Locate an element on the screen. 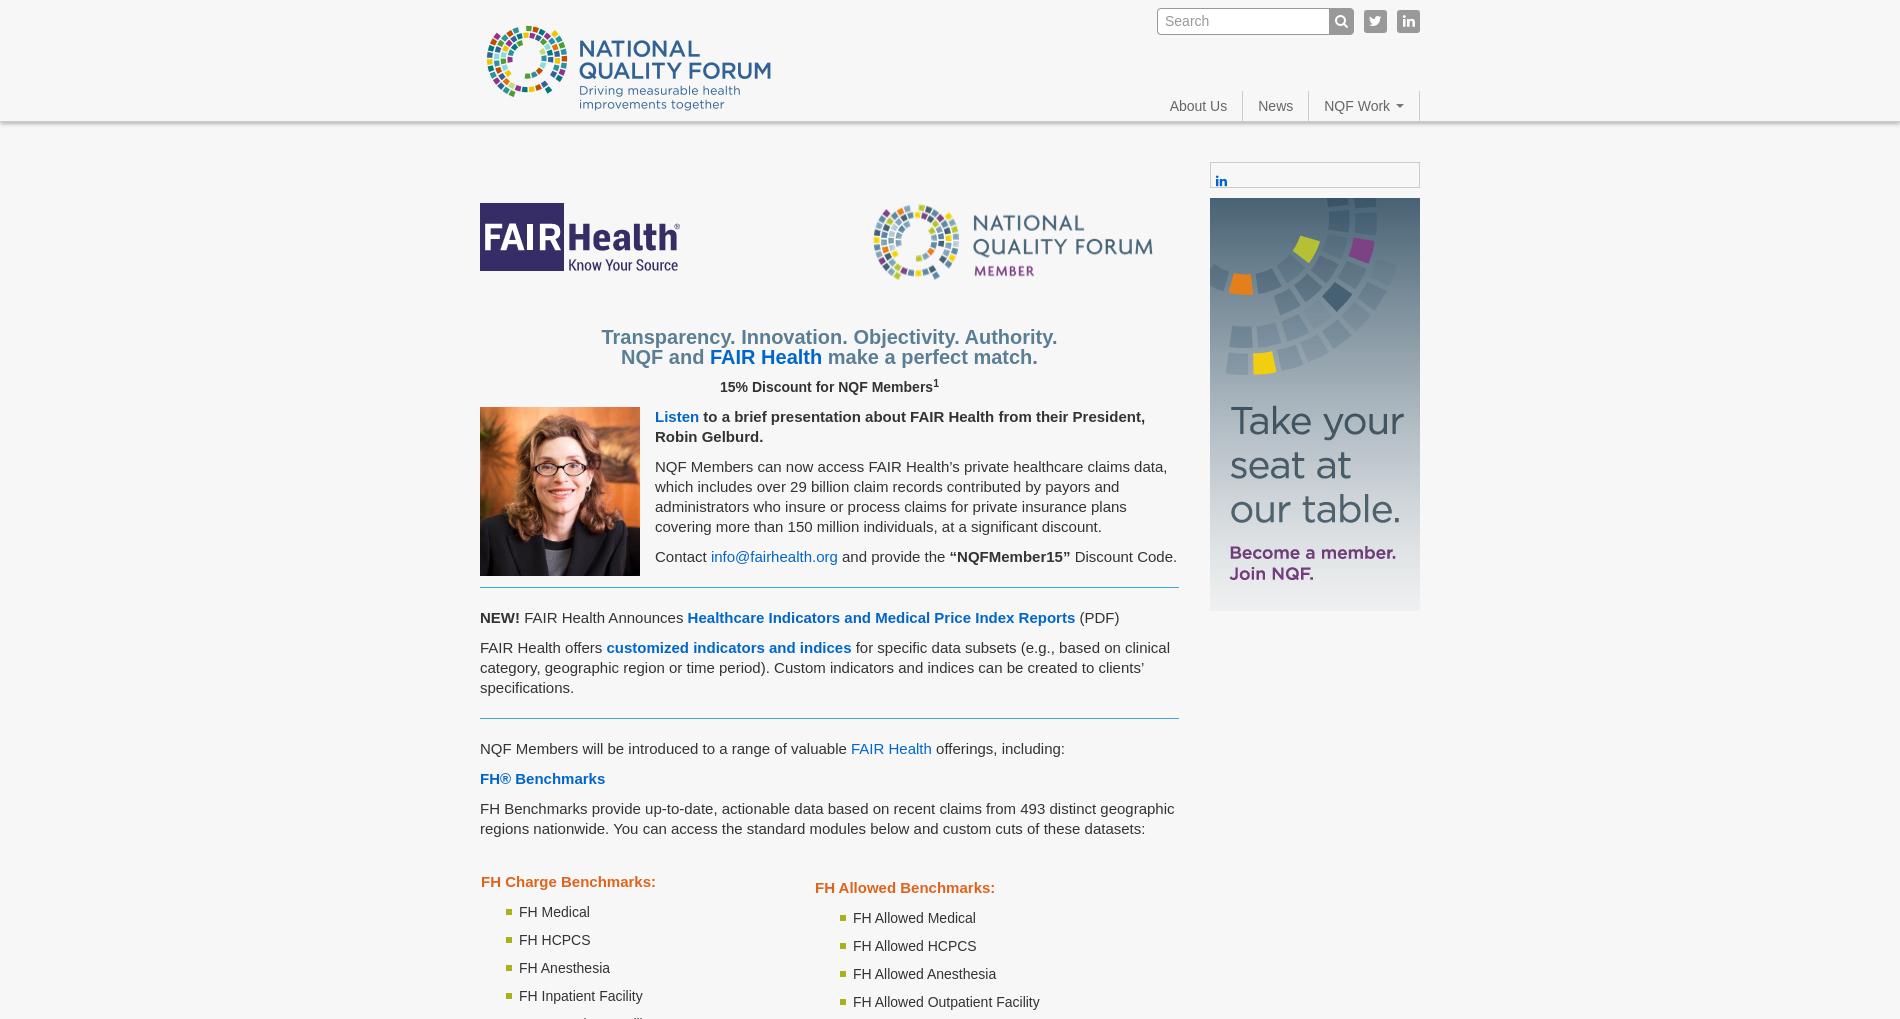 Image resolution: width=1900 pixels, height=1019 pixels. 'for specific data subsets (e.g., based on clinical category, geographic region or time period). Custom indicators and indices can be created to clients’ specifications.' is located at coordinates (823, 666).